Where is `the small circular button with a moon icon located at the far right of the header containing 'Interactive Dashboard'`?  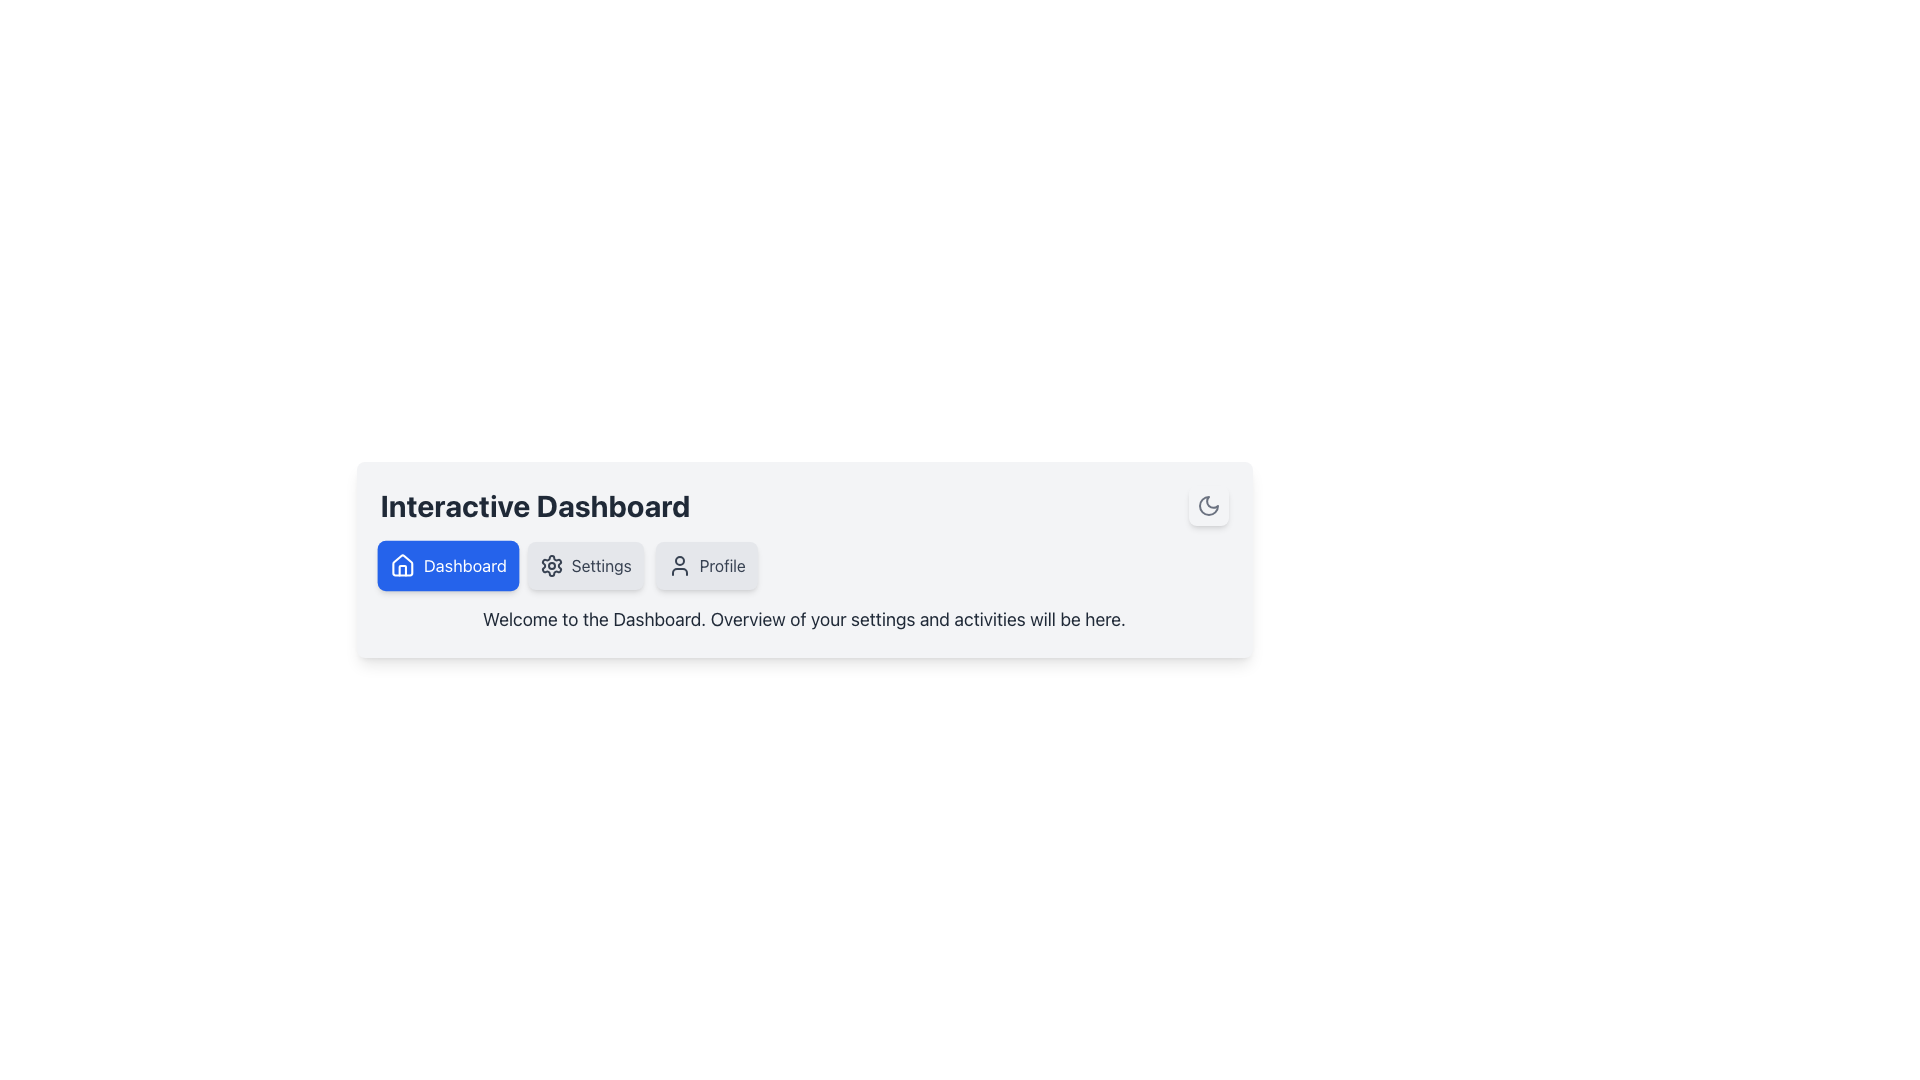
the small circular button with a moon icon located at the far right of the header containing 'Interactive Dashboard' is located at coordinates (1207, 504).